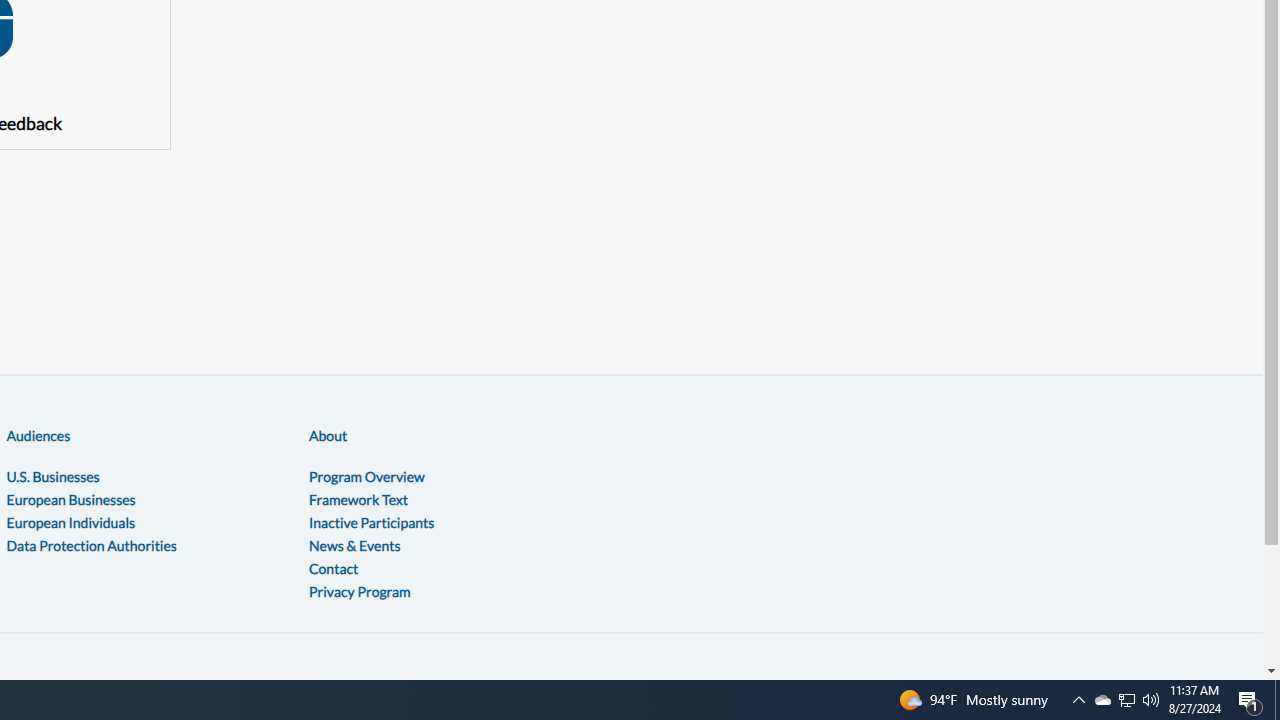  Describe the element at coordinates (90, 544) in the screenshot. I see `'Data Protection Authorities'` at that location.